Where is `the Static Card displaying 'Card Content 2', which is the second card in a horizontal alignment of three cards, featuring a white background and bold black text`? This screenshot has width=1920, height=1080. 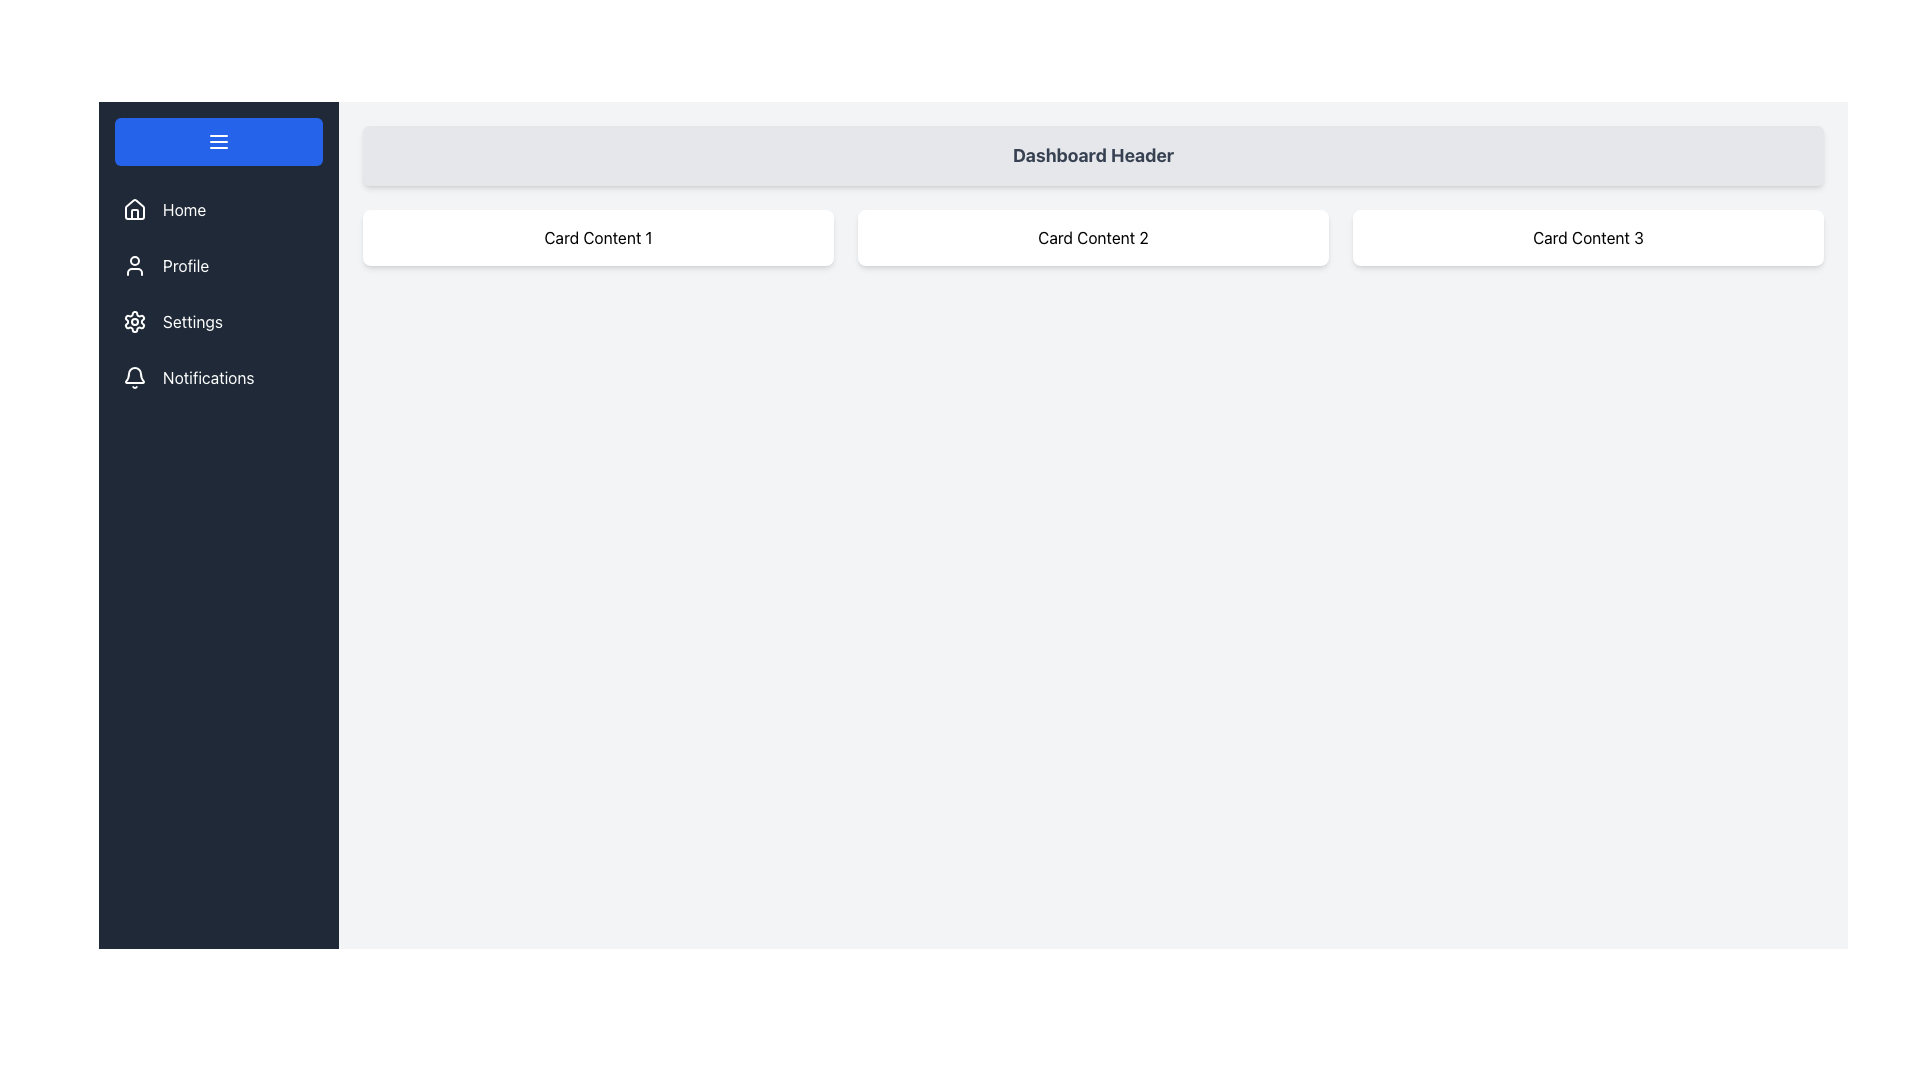
the Static Card displaying 'Card Content 2', which is the second card in a horizontal alignment of three cards, featuring a white background and bold black text is located at coordinates (1092, 237).